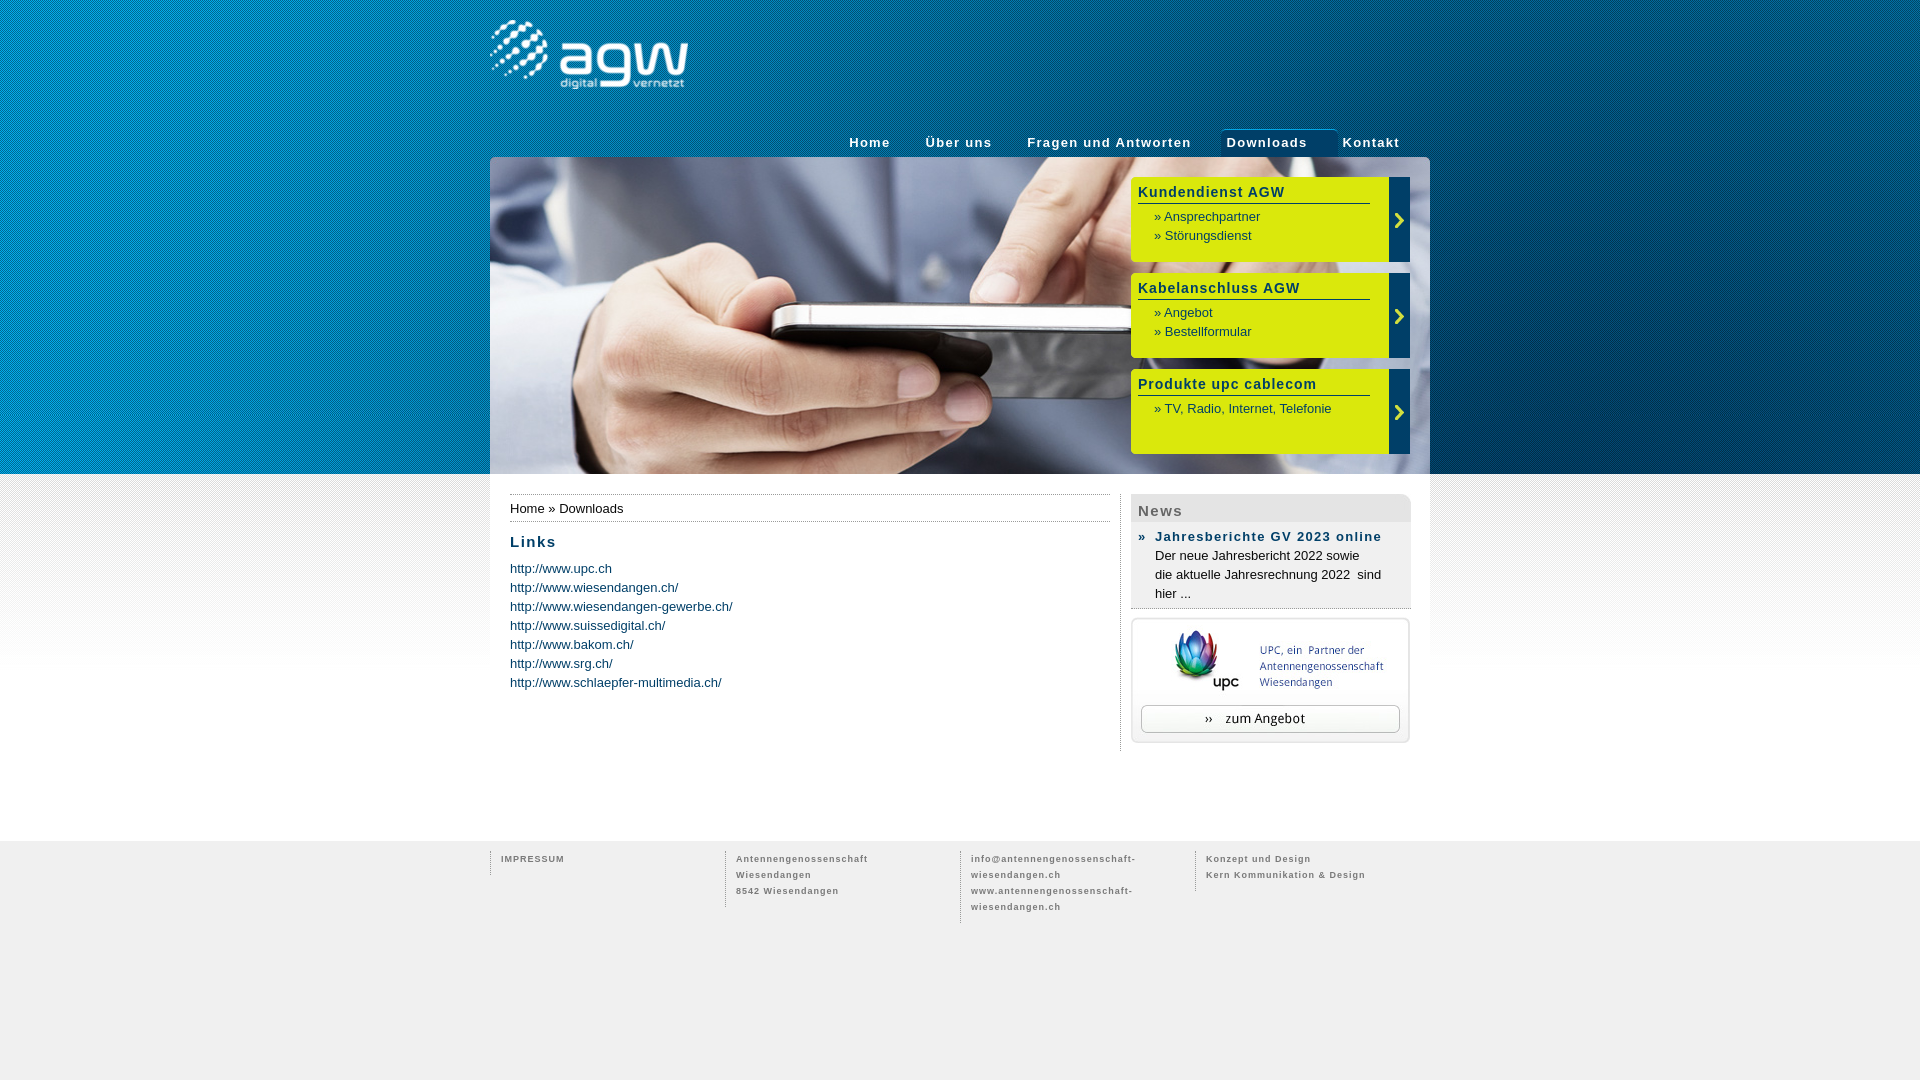 This screenshot has width=1920, height=1080. Describe the element at coordinates (560, 568) in the screenshot. I see `'http://www.upc.ch'` at that location.